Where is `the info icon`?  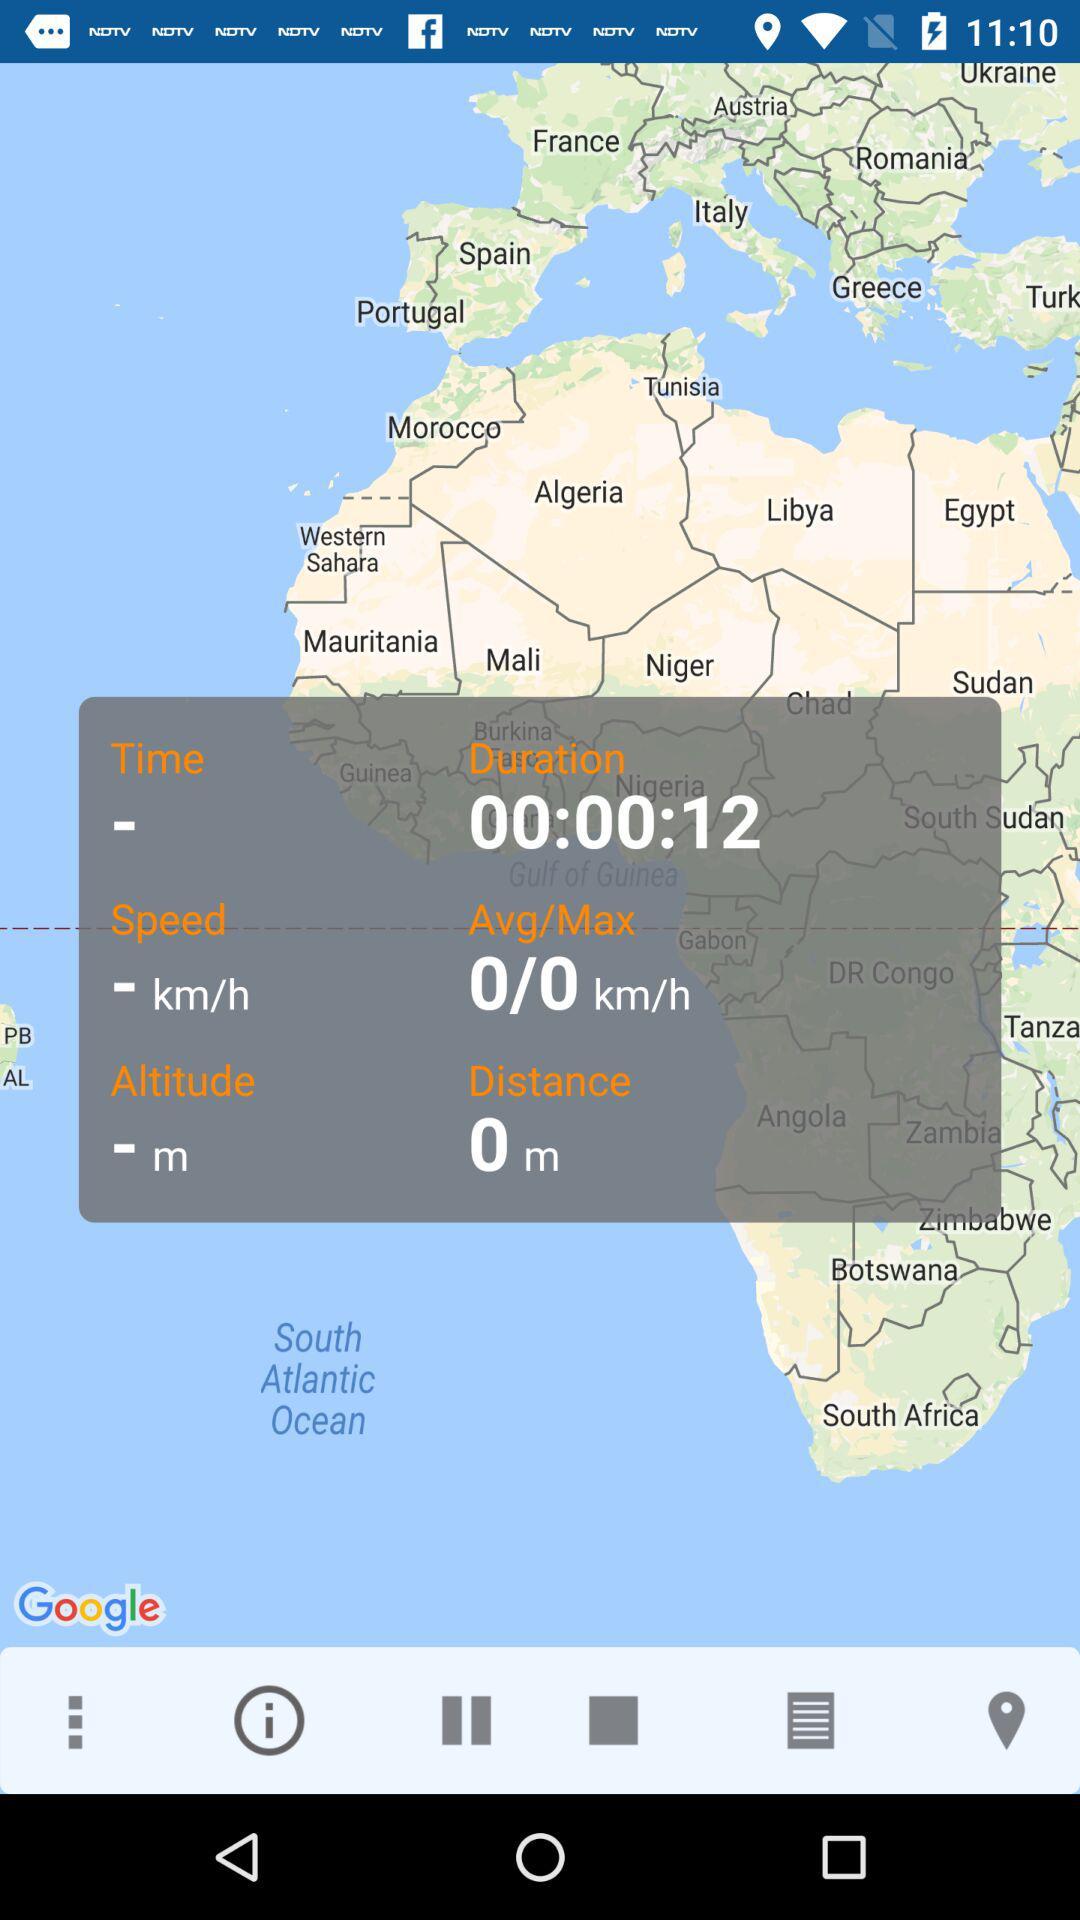 the info icon is located at coordinates (268, 1719).